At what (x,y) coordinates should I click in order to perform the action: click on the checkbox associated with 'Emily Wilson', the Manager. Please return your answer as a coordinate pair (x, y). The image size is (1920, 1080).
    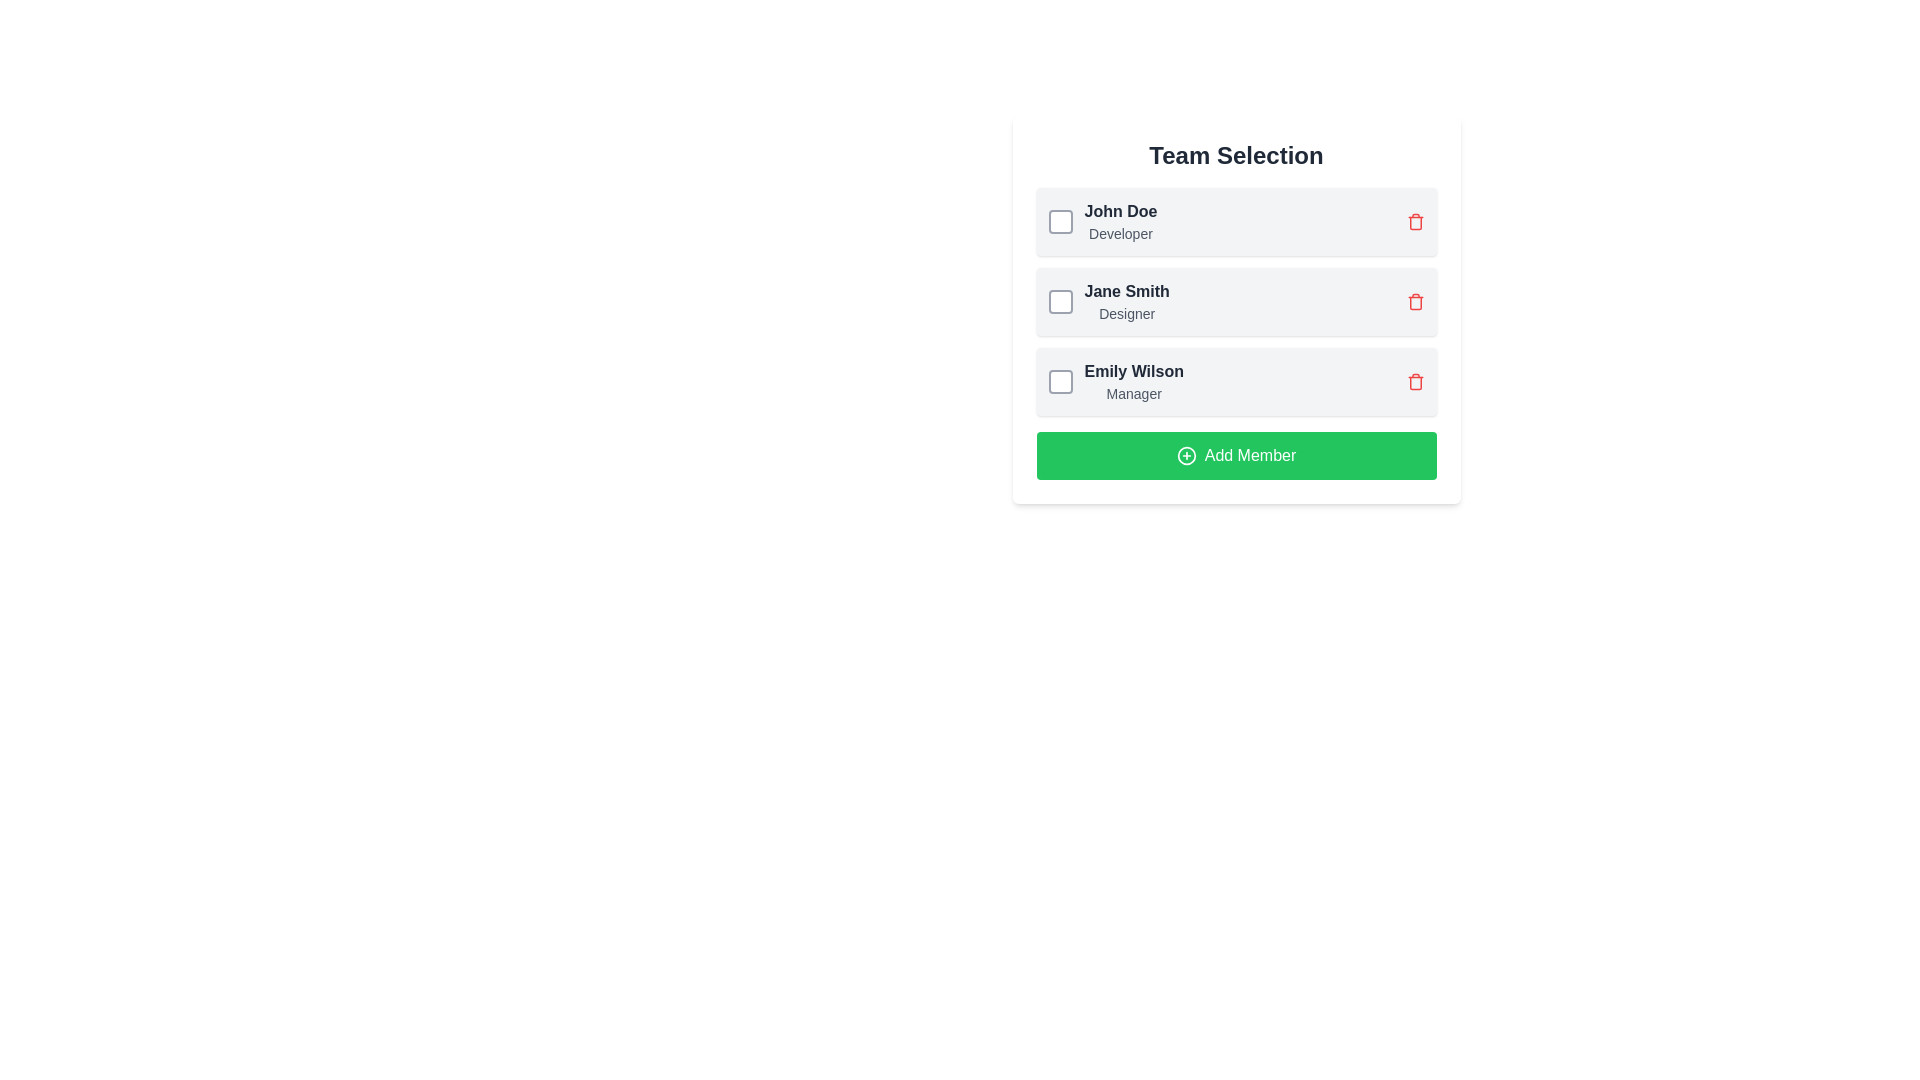
    Looking at the image, I should click on (1059, 381).